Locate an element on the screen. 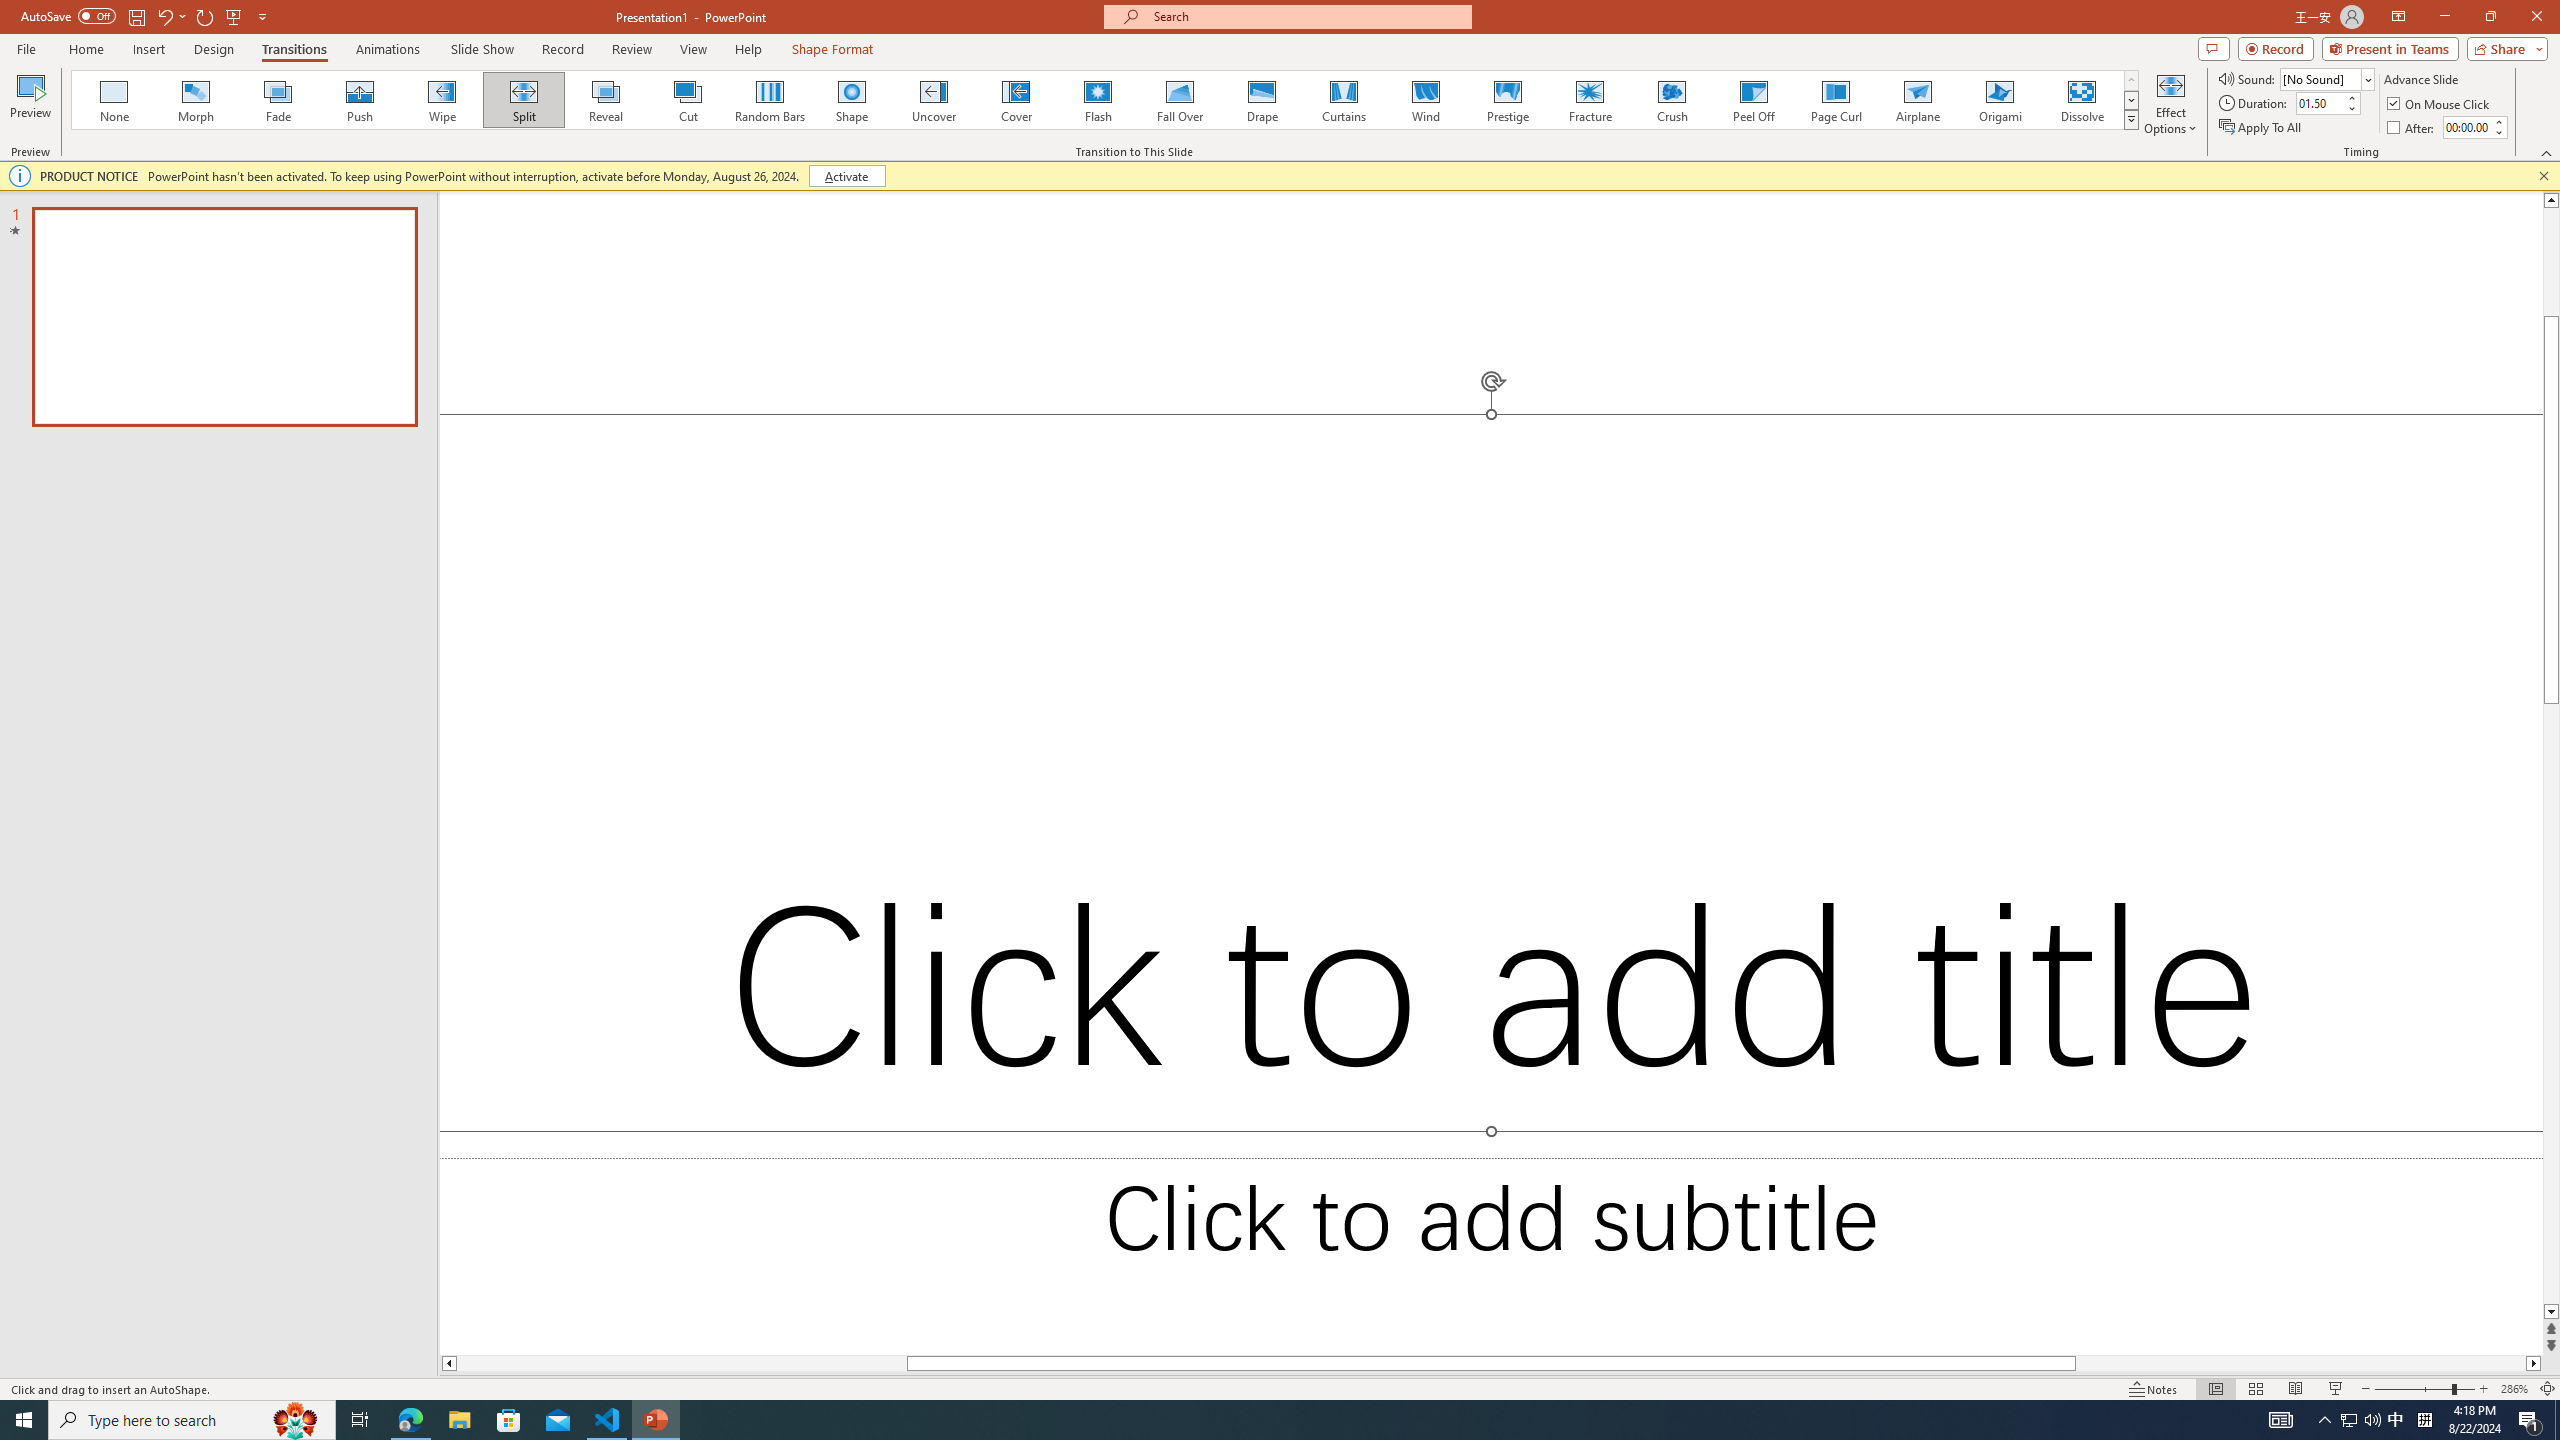 The height and width of the screenshot is (1440, 2560). 'Effect Options' is located at coordinates (2169, 103).